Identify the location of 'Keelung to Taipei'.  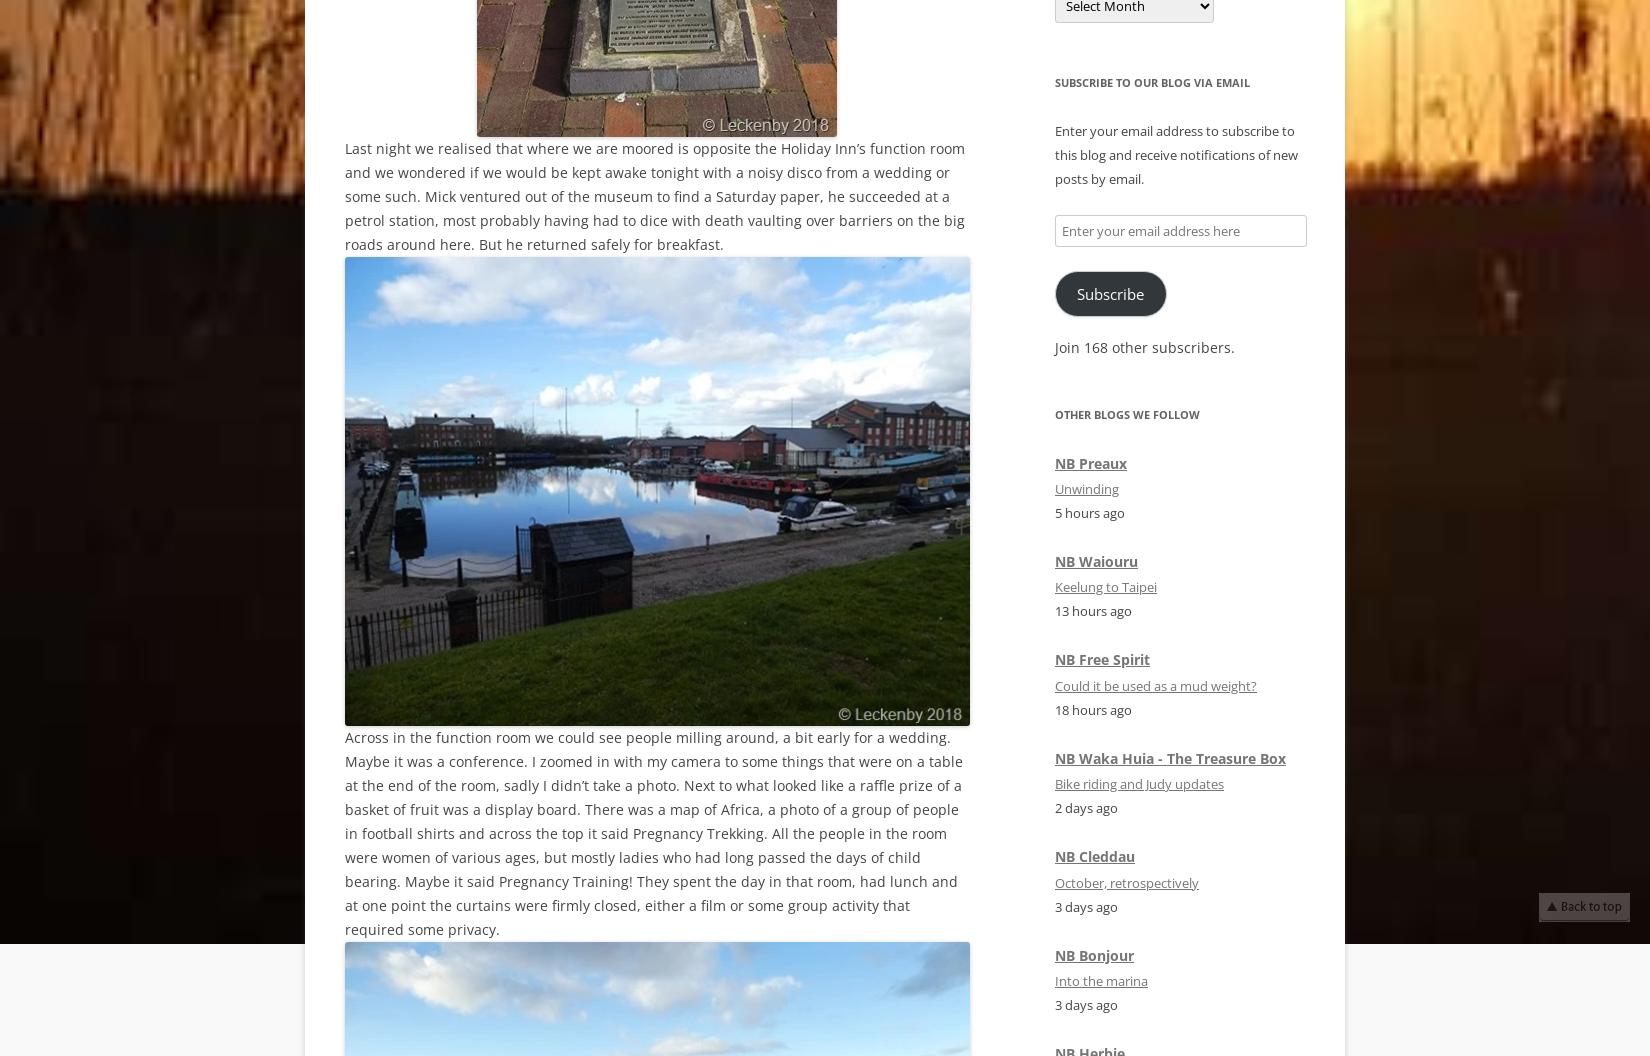
(1105, 587).